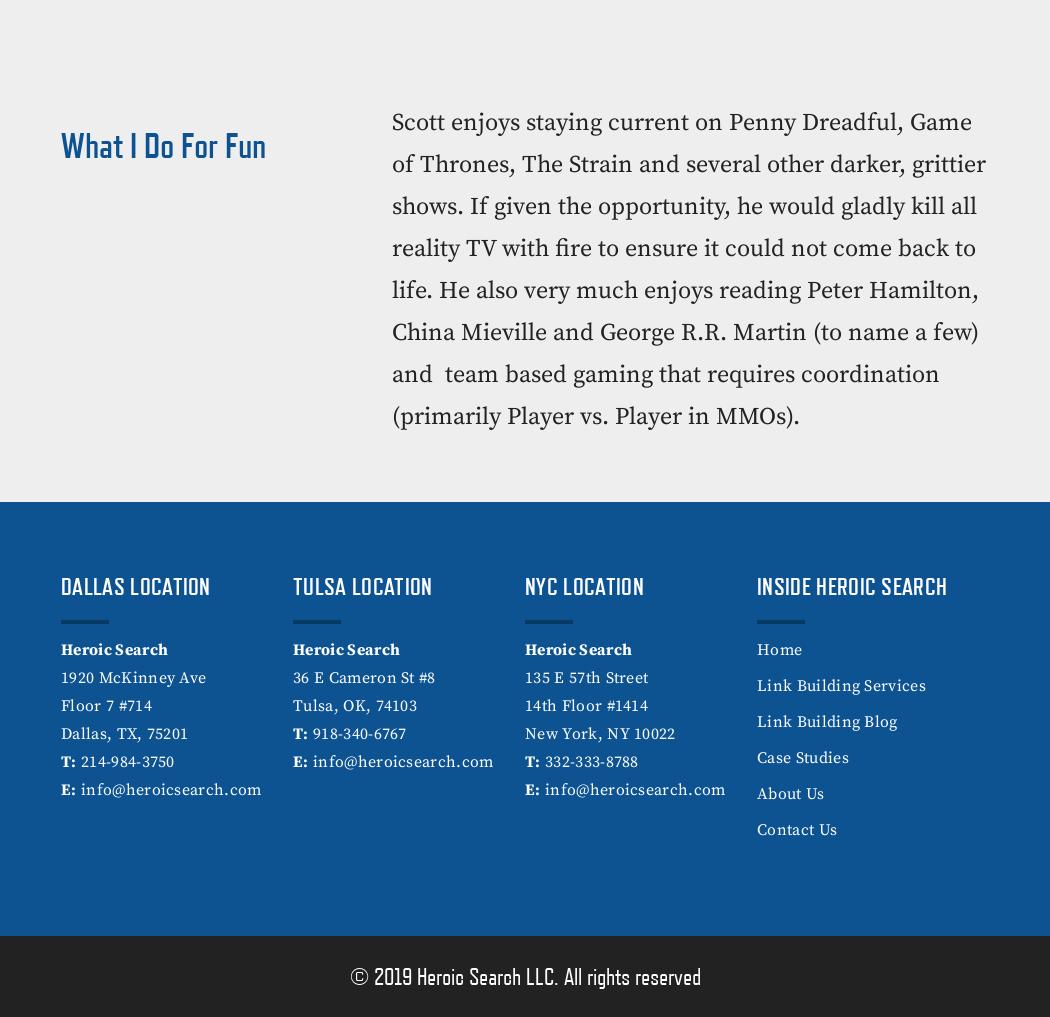 This screenshot has height=1017, width=1050. What do you see at coordinates (779, 649) in the screenshot?
I see `'Home'` at bounding box center [779, 649].